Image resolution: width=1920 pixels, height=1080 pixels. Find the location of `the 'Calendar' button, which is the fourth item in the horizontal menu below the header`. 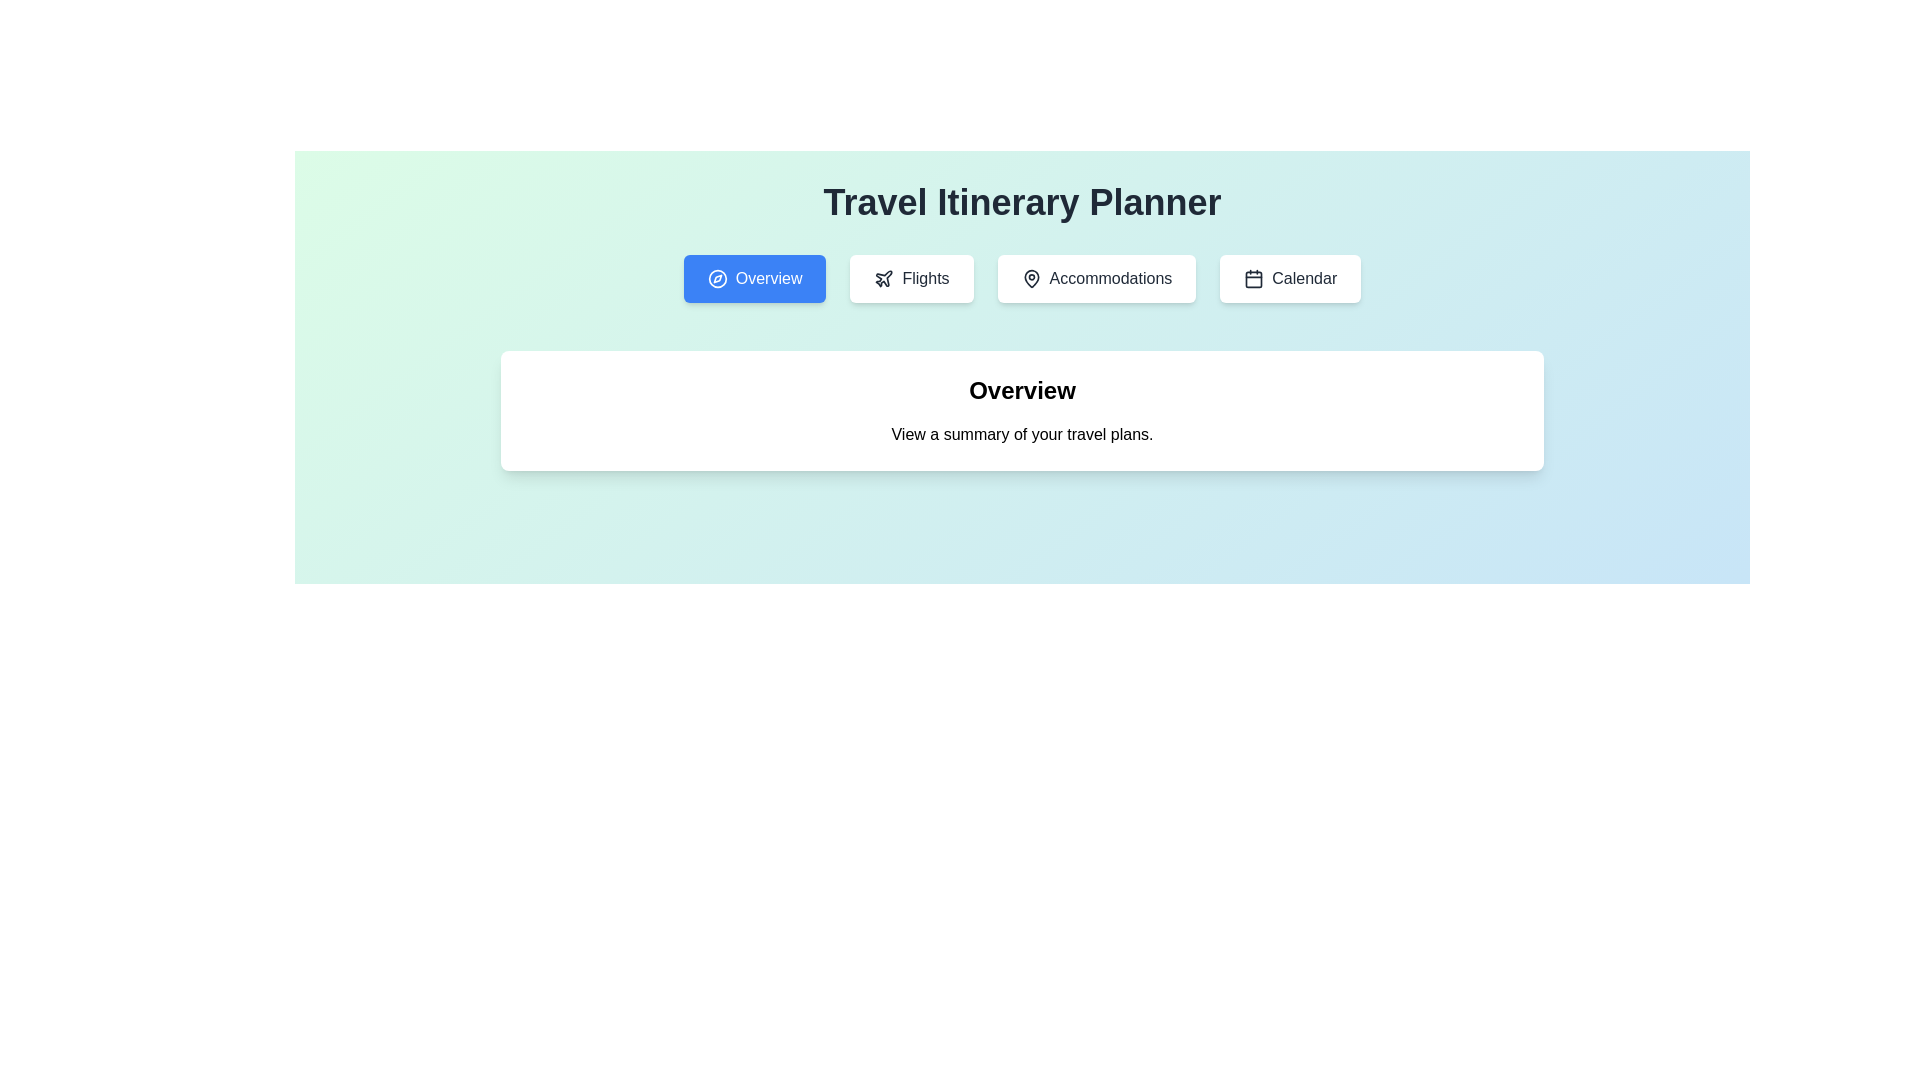

the 'Calendar' button, which is the fourth item in the horizontal menu below the header is located at coordinates (1290, 278).